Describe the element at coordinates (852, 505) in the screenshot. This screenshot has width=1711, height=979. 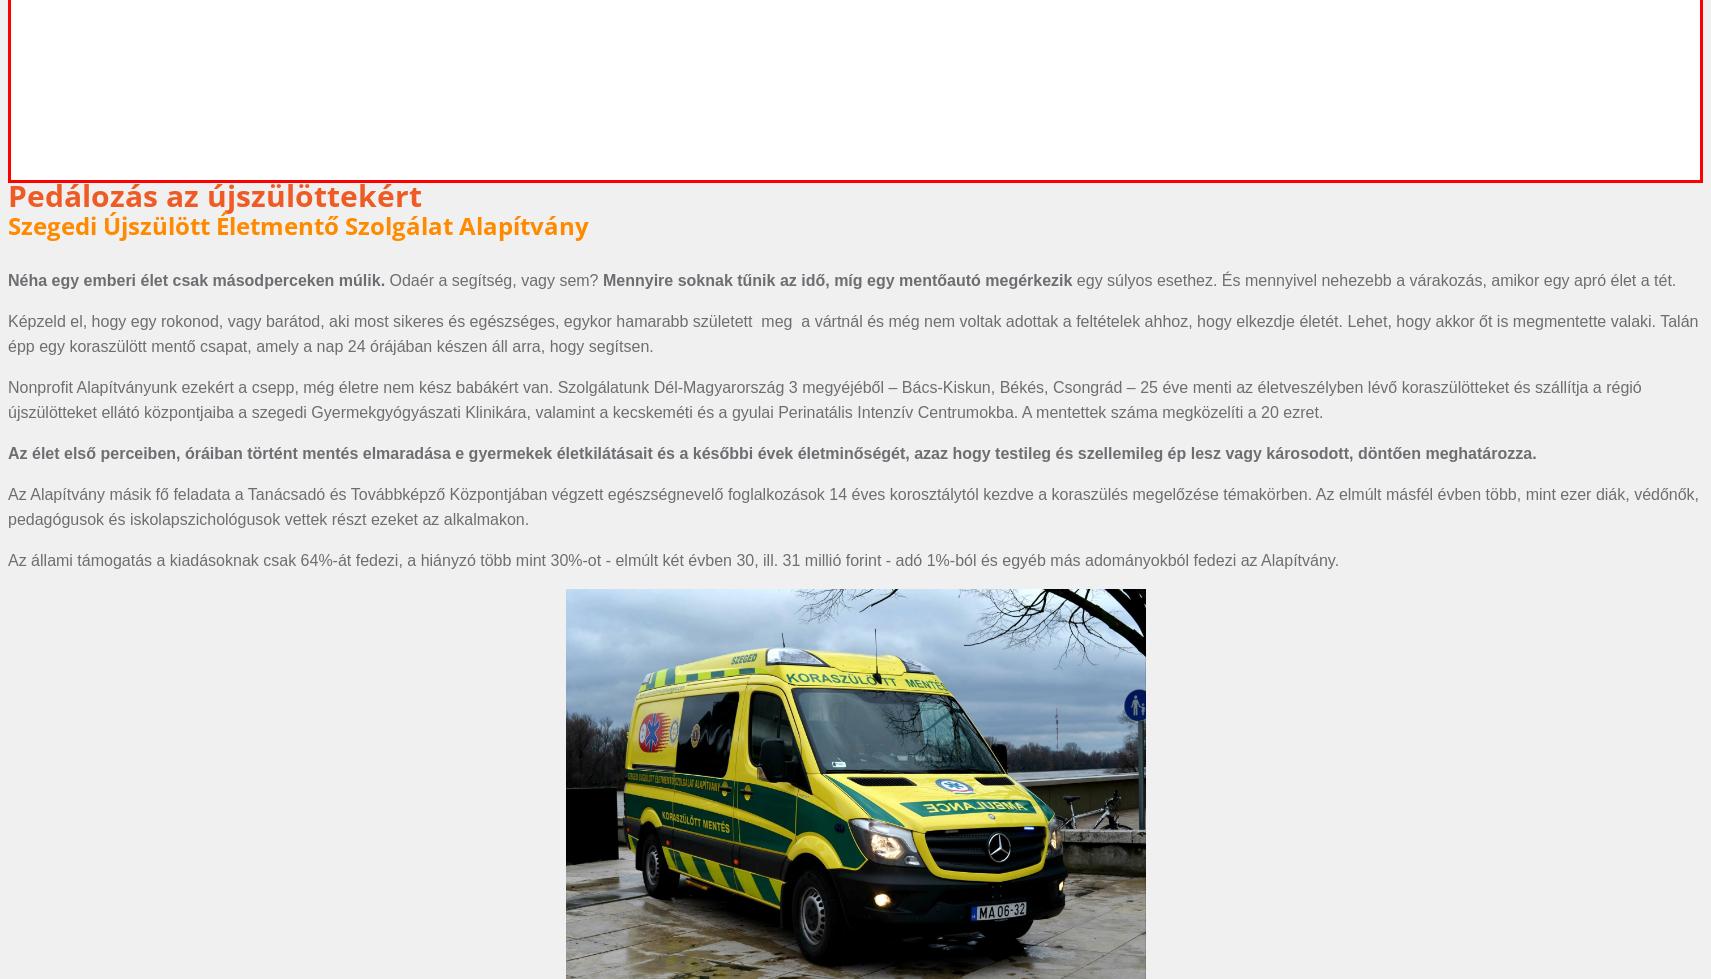
I see `'Az Alapítvány másik fő feladata a Tanácsadó és Továbbképző Központjában végzett egészségnevelő foglalkozások 14 éves korosztálytól kezdve a koraszülés megelőzése témakörben. Az elmúlt másfél évben több, mint ezer diák, védőnők, pedagógusok és iskolapszichológusok vettek részt ezeket az alkalmakon.'` at that location.